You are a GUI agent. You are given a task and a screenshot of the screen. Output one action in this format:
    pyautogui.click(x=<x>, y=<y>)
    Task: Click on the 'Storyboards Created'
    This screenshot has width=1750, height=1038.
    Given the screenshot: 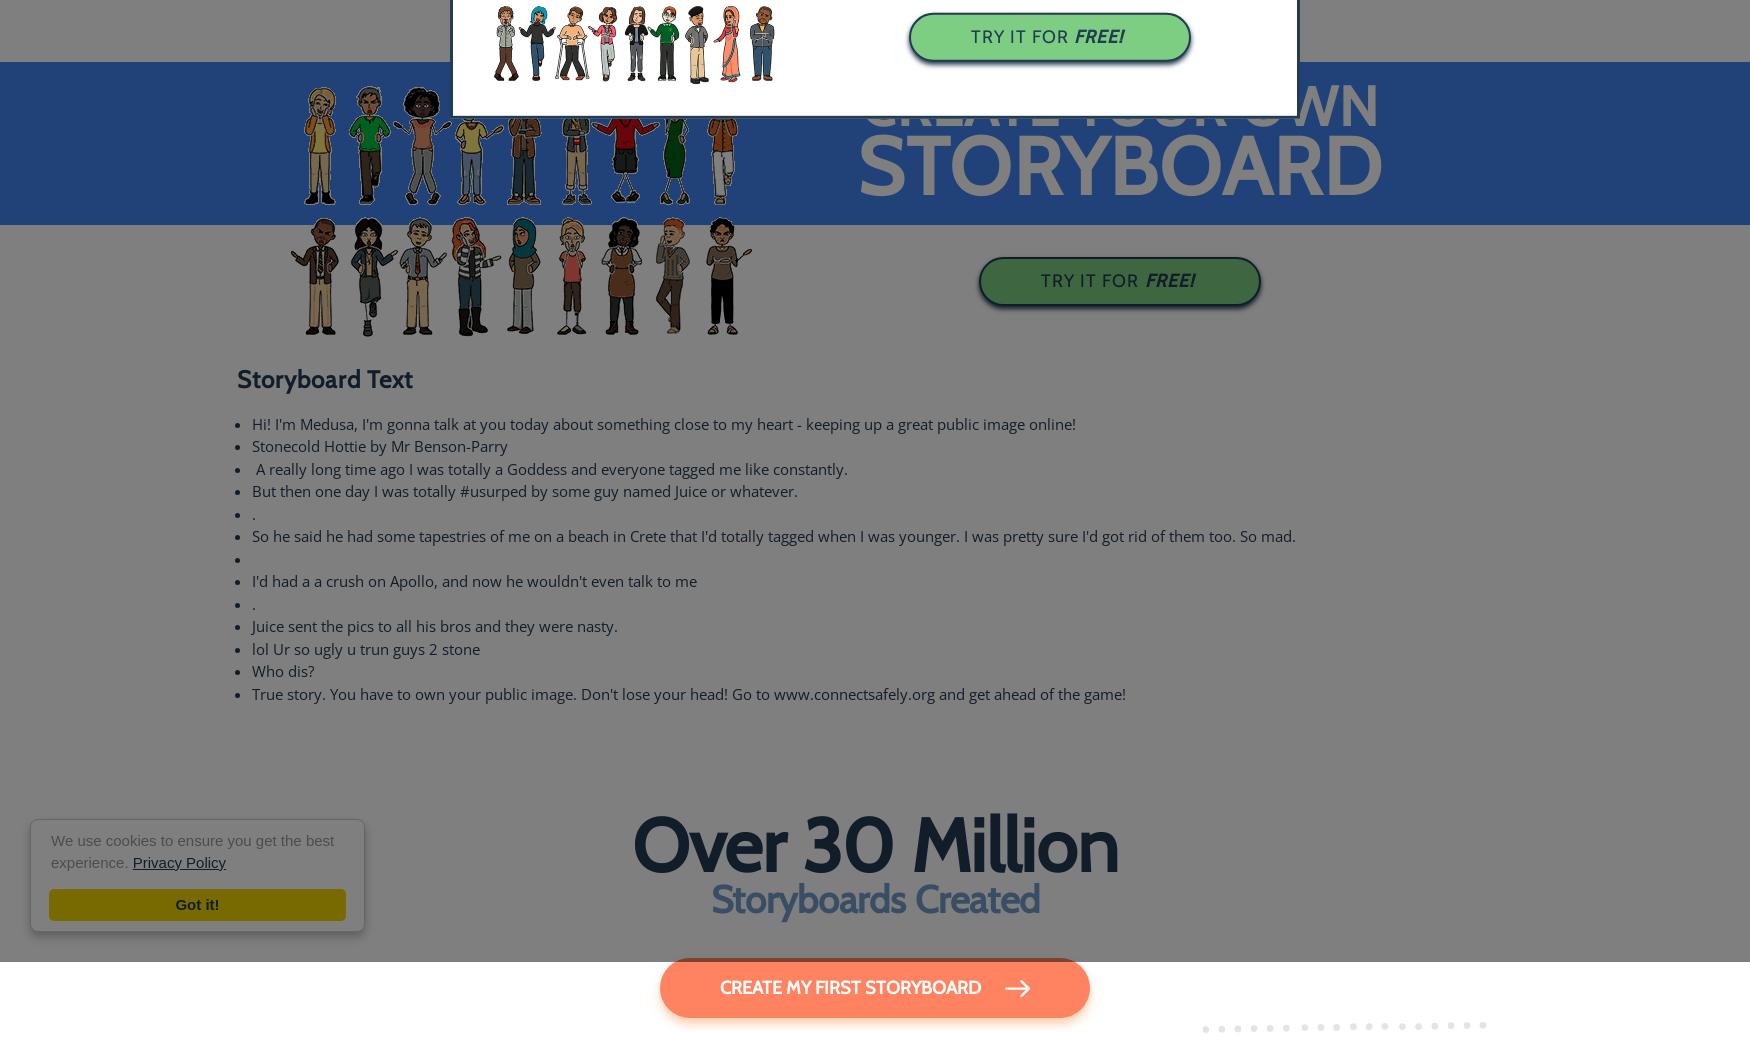 What is the action you would take?
    pyautogui.click(x=874, y=899)
    